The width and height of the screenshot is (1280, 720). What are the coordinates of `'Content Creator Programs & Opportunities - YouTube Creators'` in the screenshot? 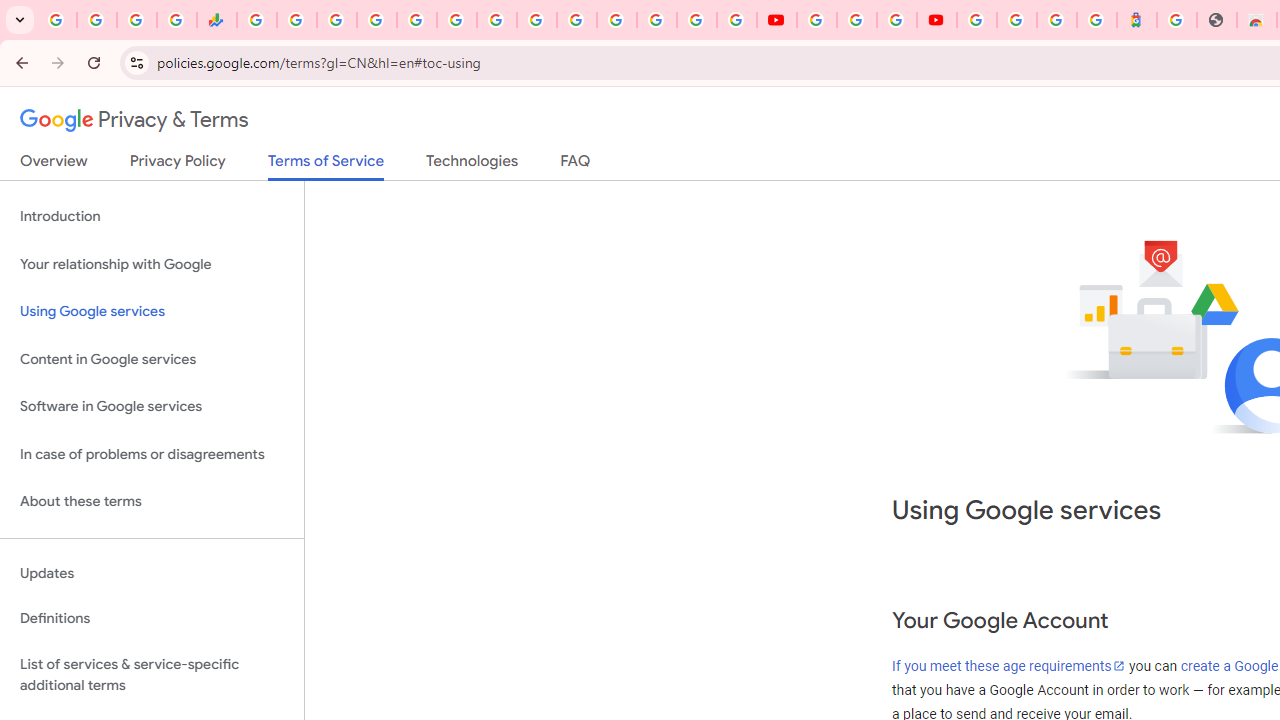 It's located at (935, 20).